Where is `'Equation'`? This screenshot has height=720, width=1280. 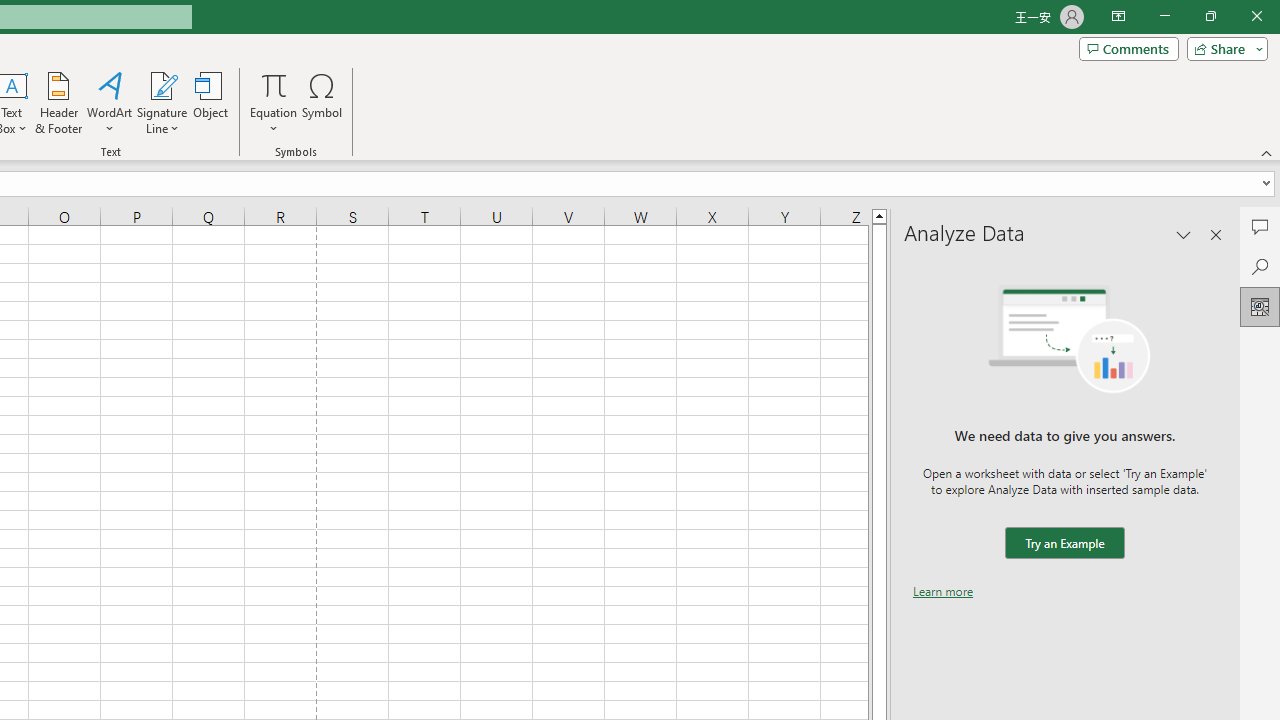
'Equation' is located at coordinates (272, 103).